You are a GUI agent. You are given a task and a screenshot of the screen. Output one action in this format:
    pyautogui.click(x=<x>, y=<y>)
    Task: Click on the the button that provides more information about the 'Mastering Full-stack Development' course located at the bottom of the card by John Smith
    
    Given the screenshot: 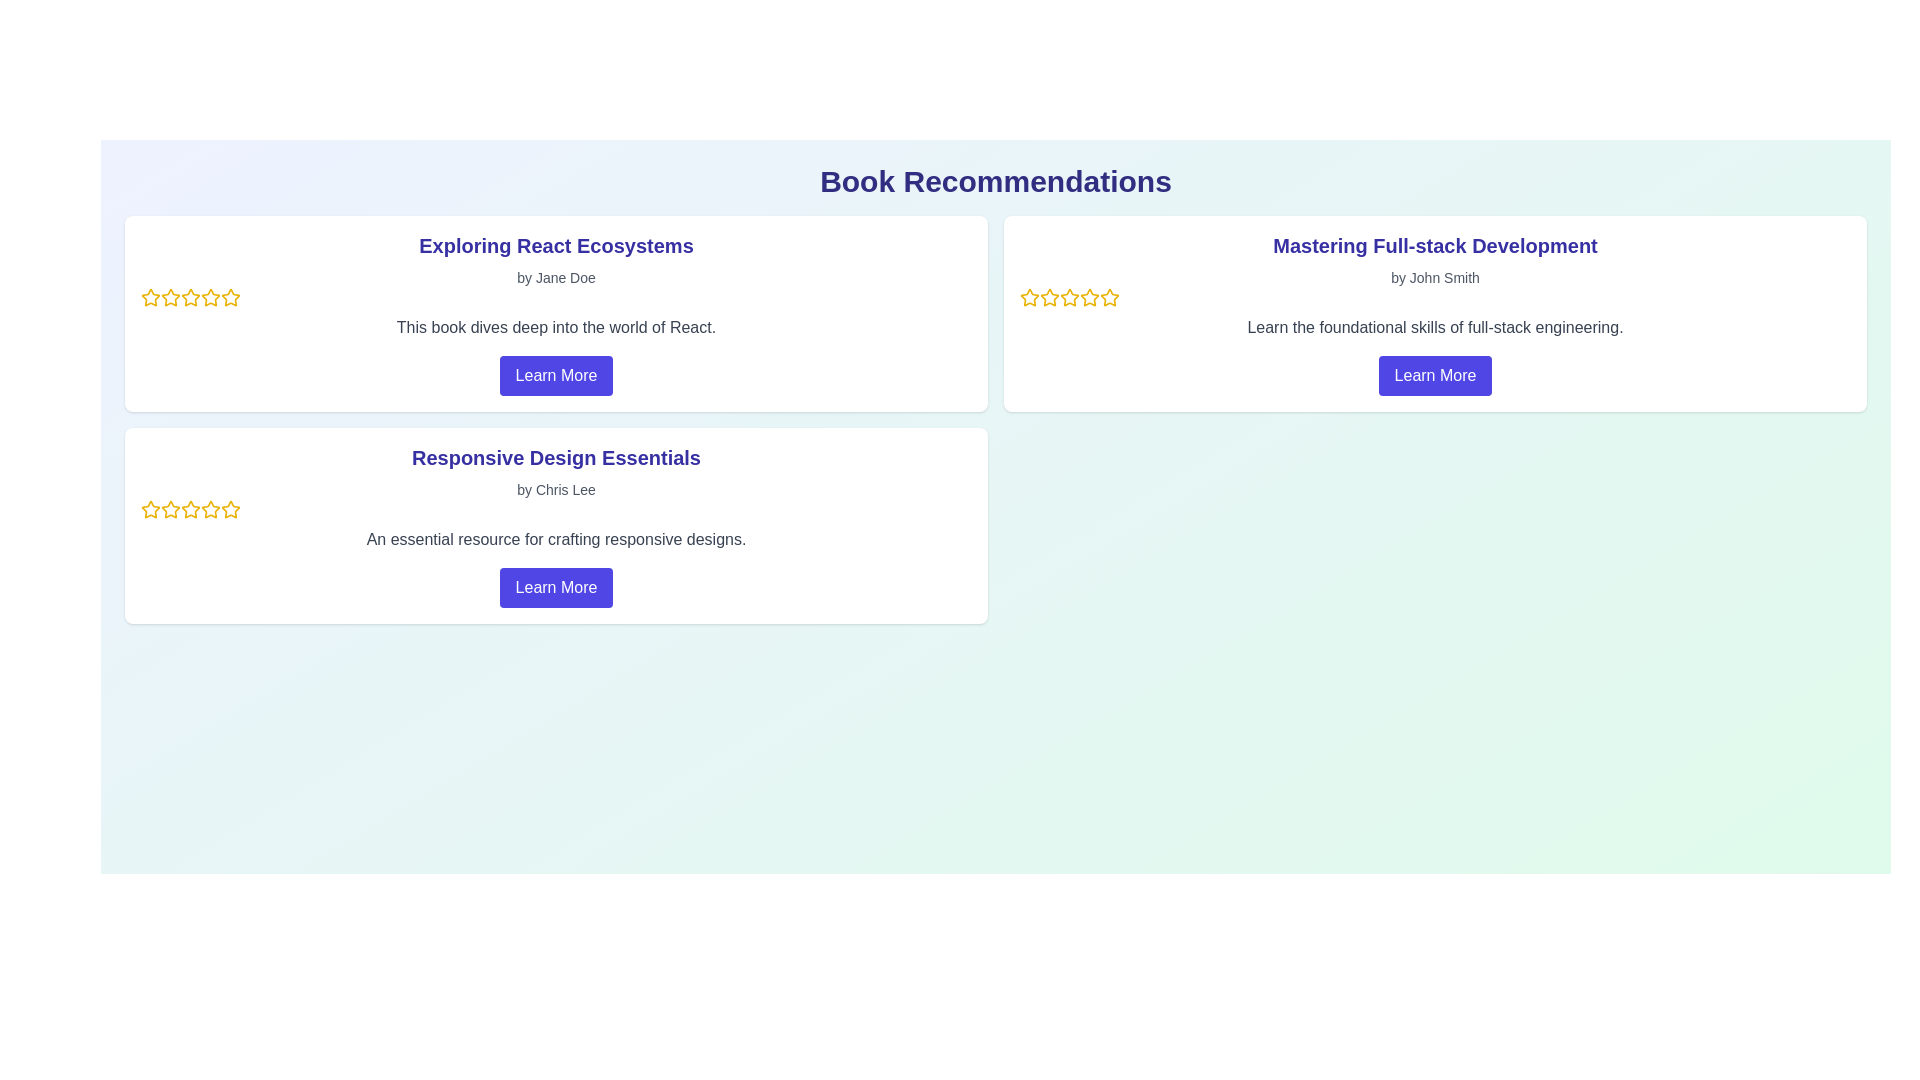 What is the action you would take?
    pyautogui.click(x=1434, y=375)
    